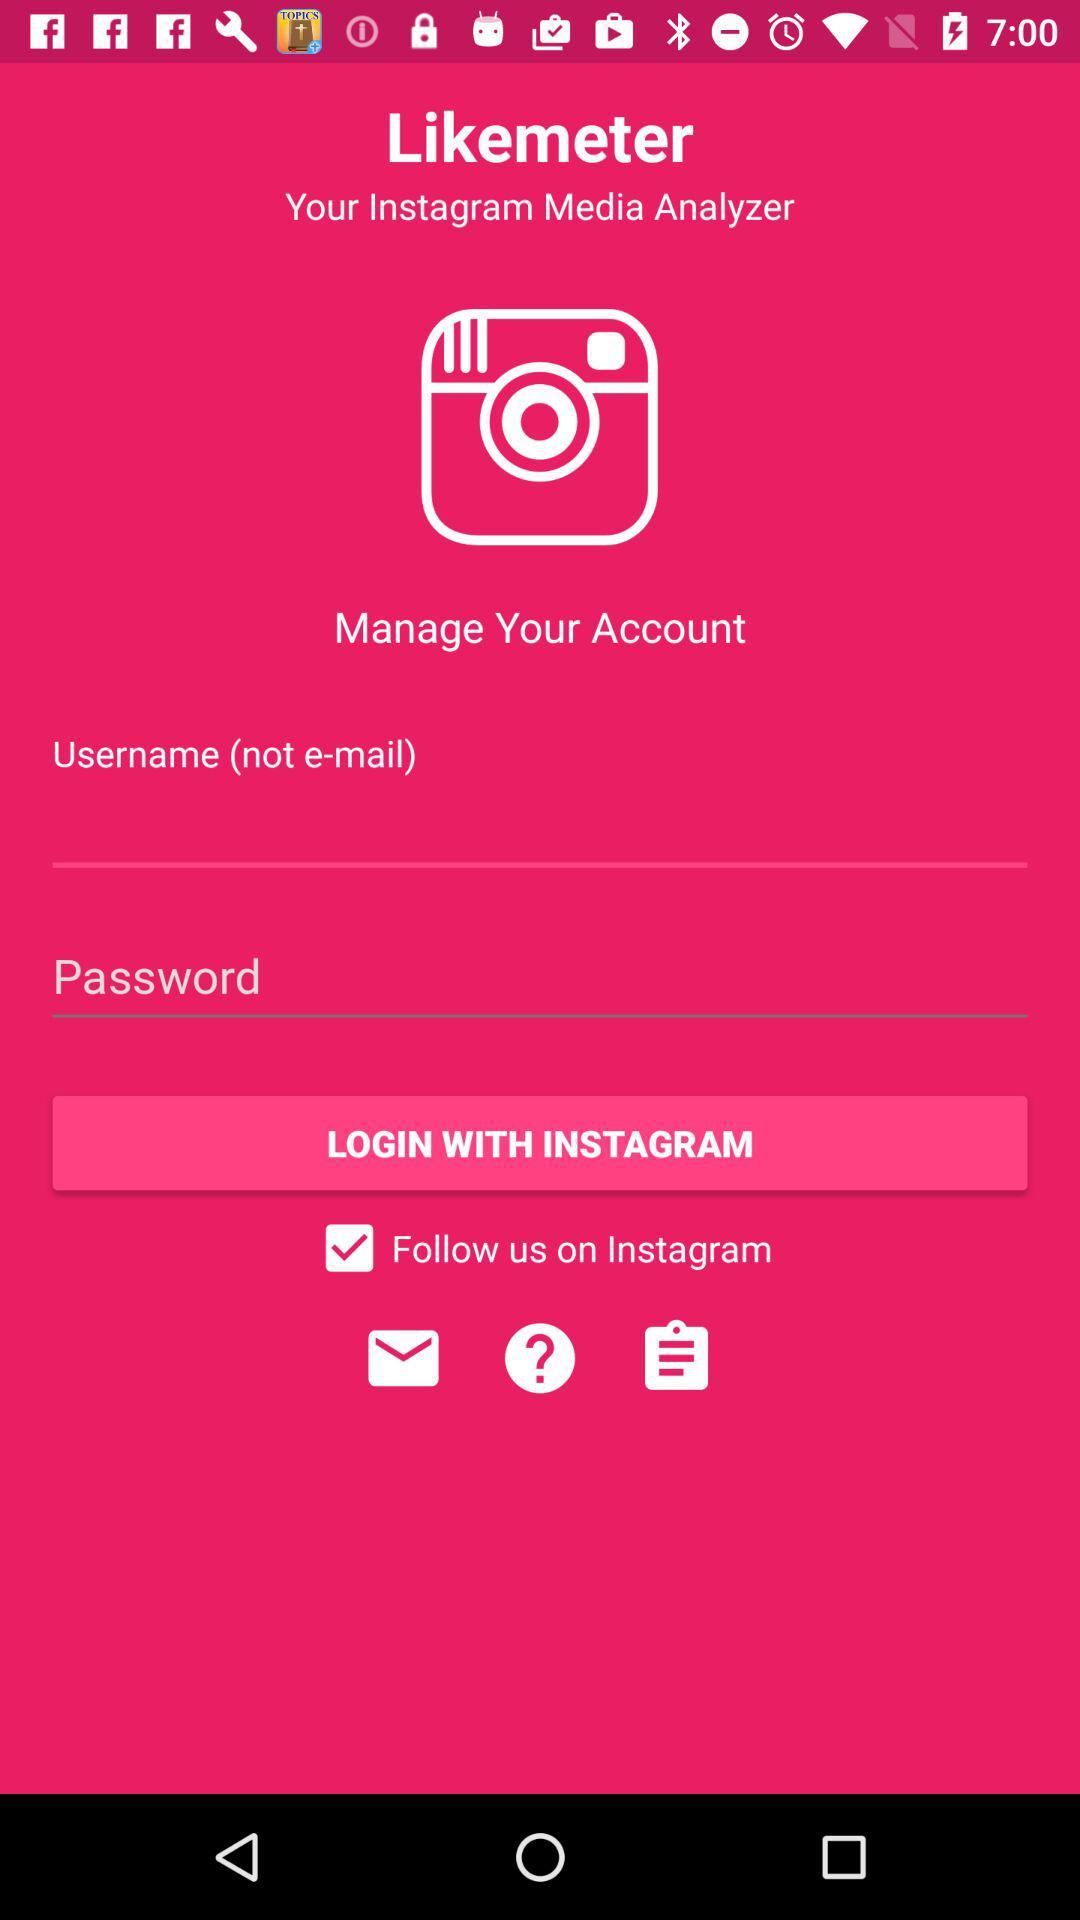 Image resolution: width=1080 pixels, height=1920 pixels. What do you see at coordinates (540, 1247) in the screenshot?
I see `the follow us on item` at bounding box center [540, 1247].